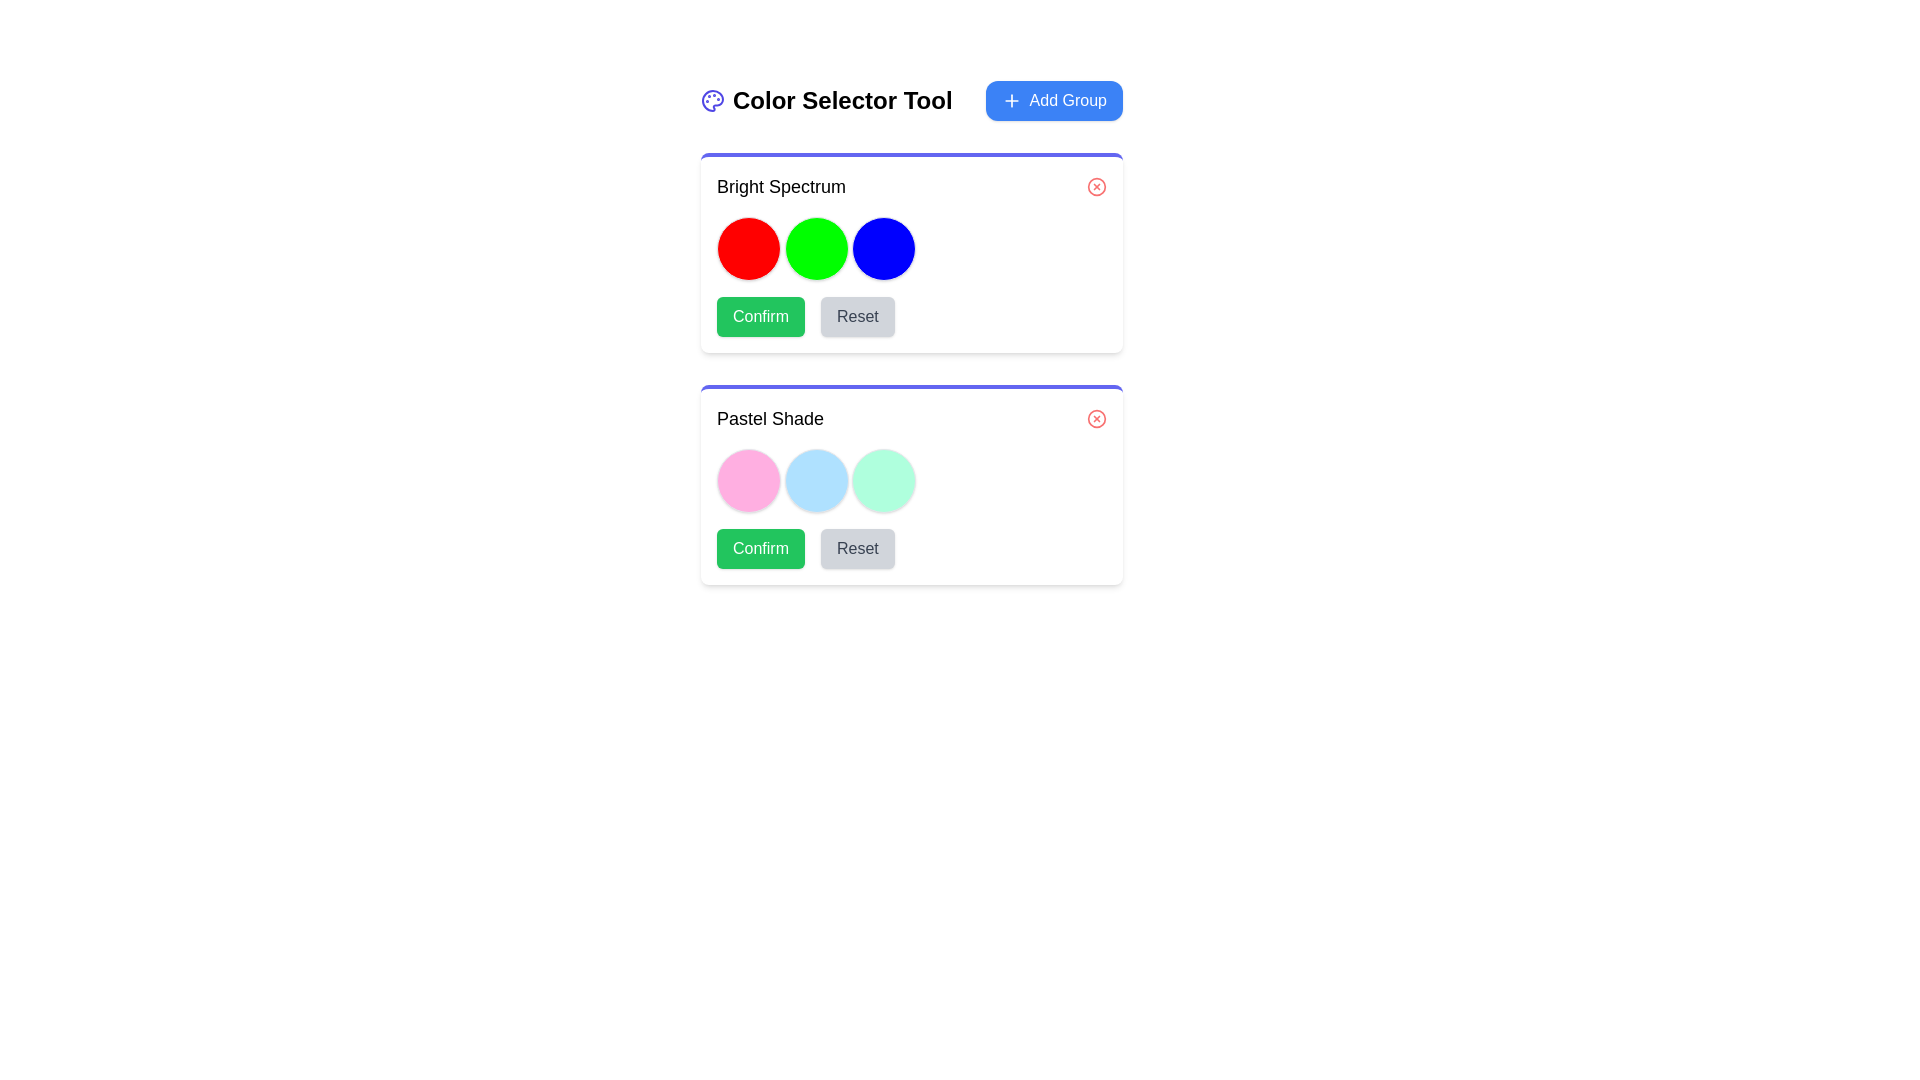  What do you see at coordinates (911, 481) in the screenshot?
I see `the horizontal grid containing three pastel-colored circular elements in the 'Pastel Shade' section` at bounding box center [911, 481].